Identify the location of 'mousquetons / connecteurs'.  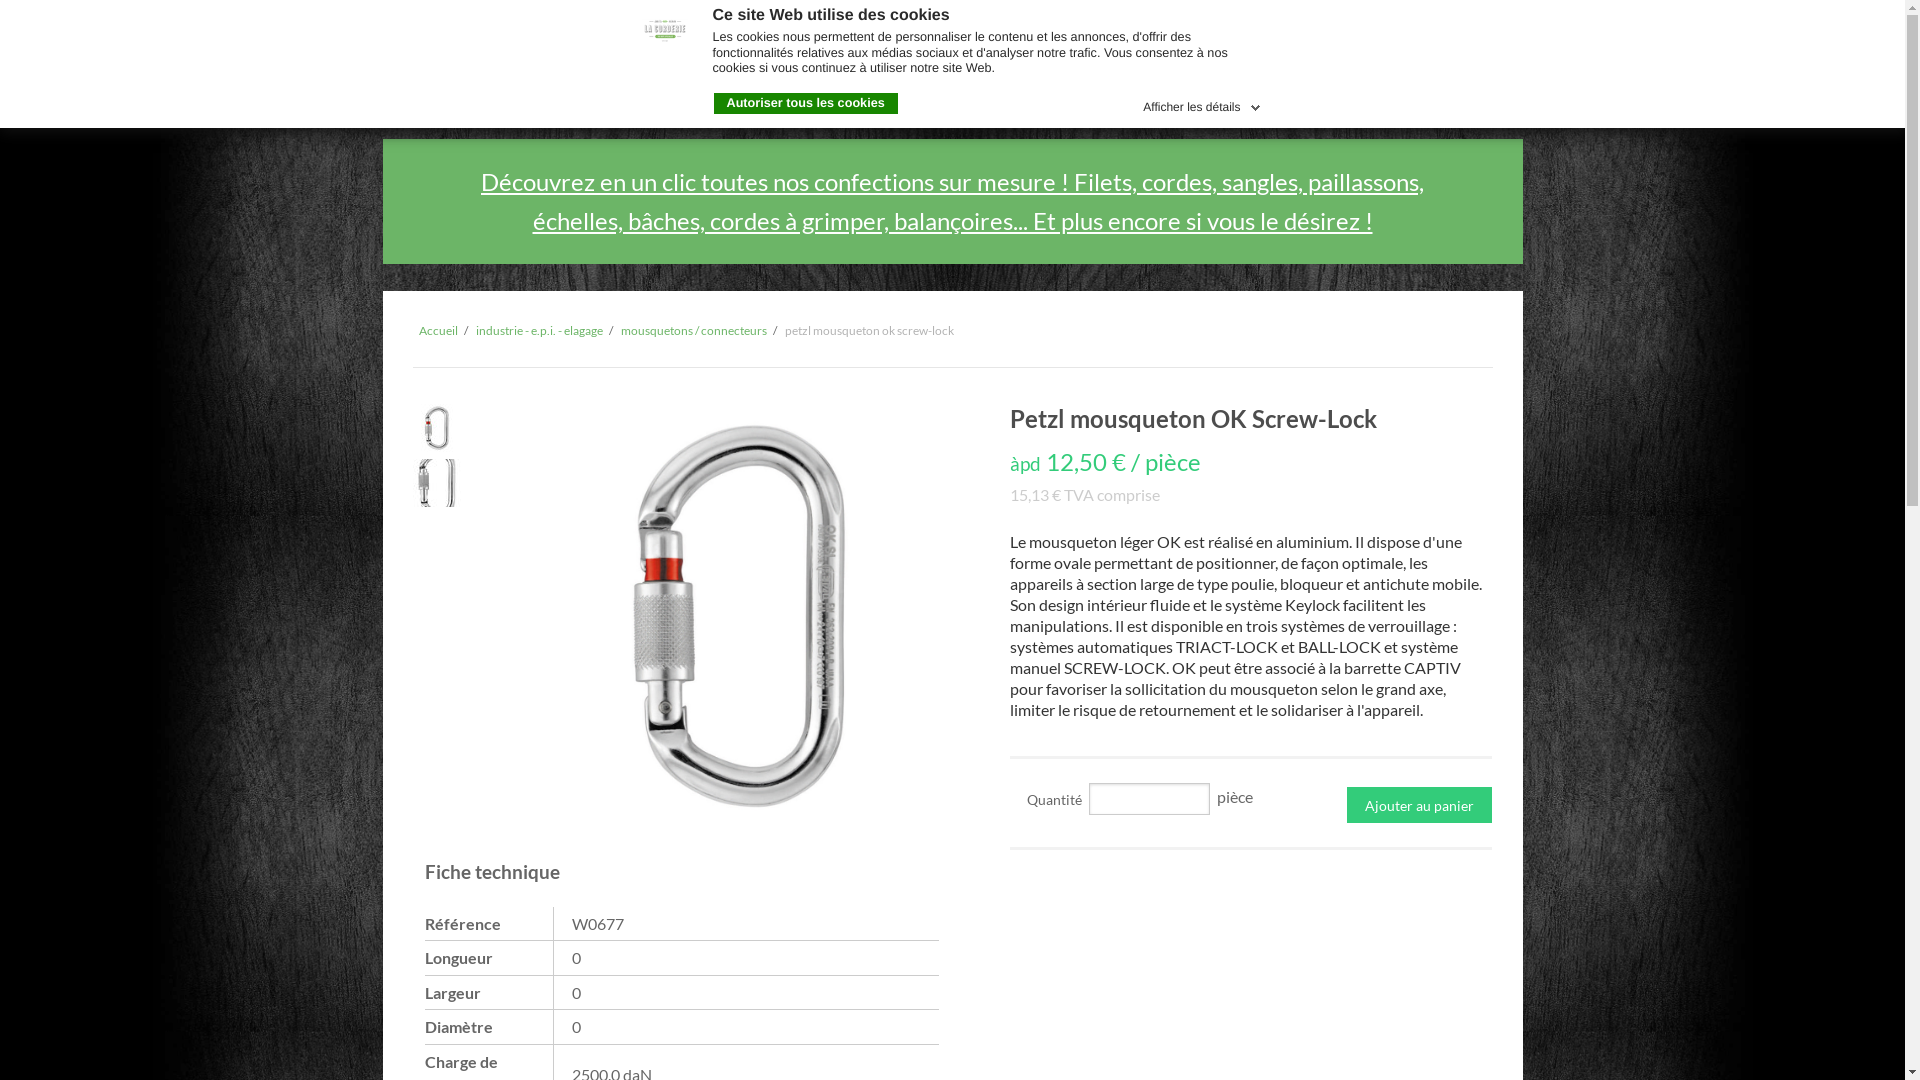
(692, 329).